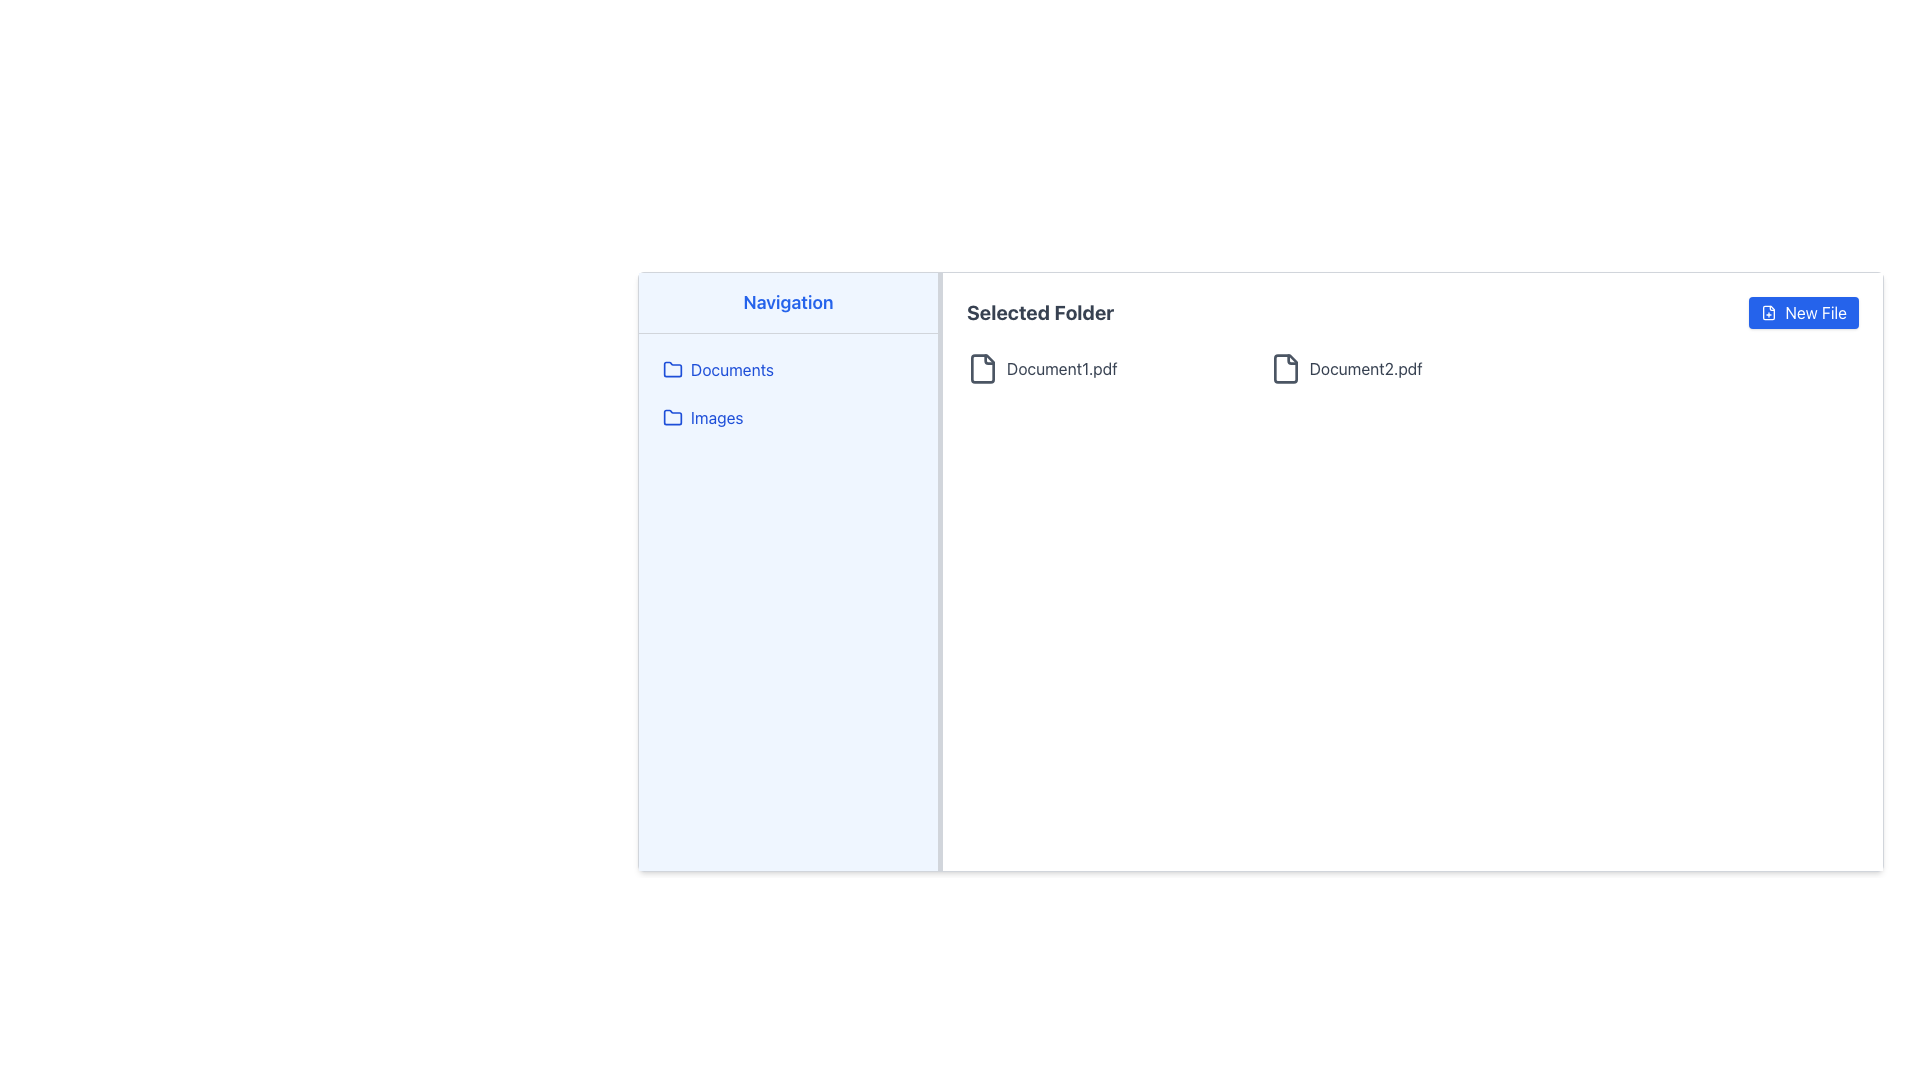 This screenshot has height=1080, width=1920. Describe the element at coordinates (1285, 369) in the screenshot. I see `the file icon representing 'Document2.pdf'` at that location.